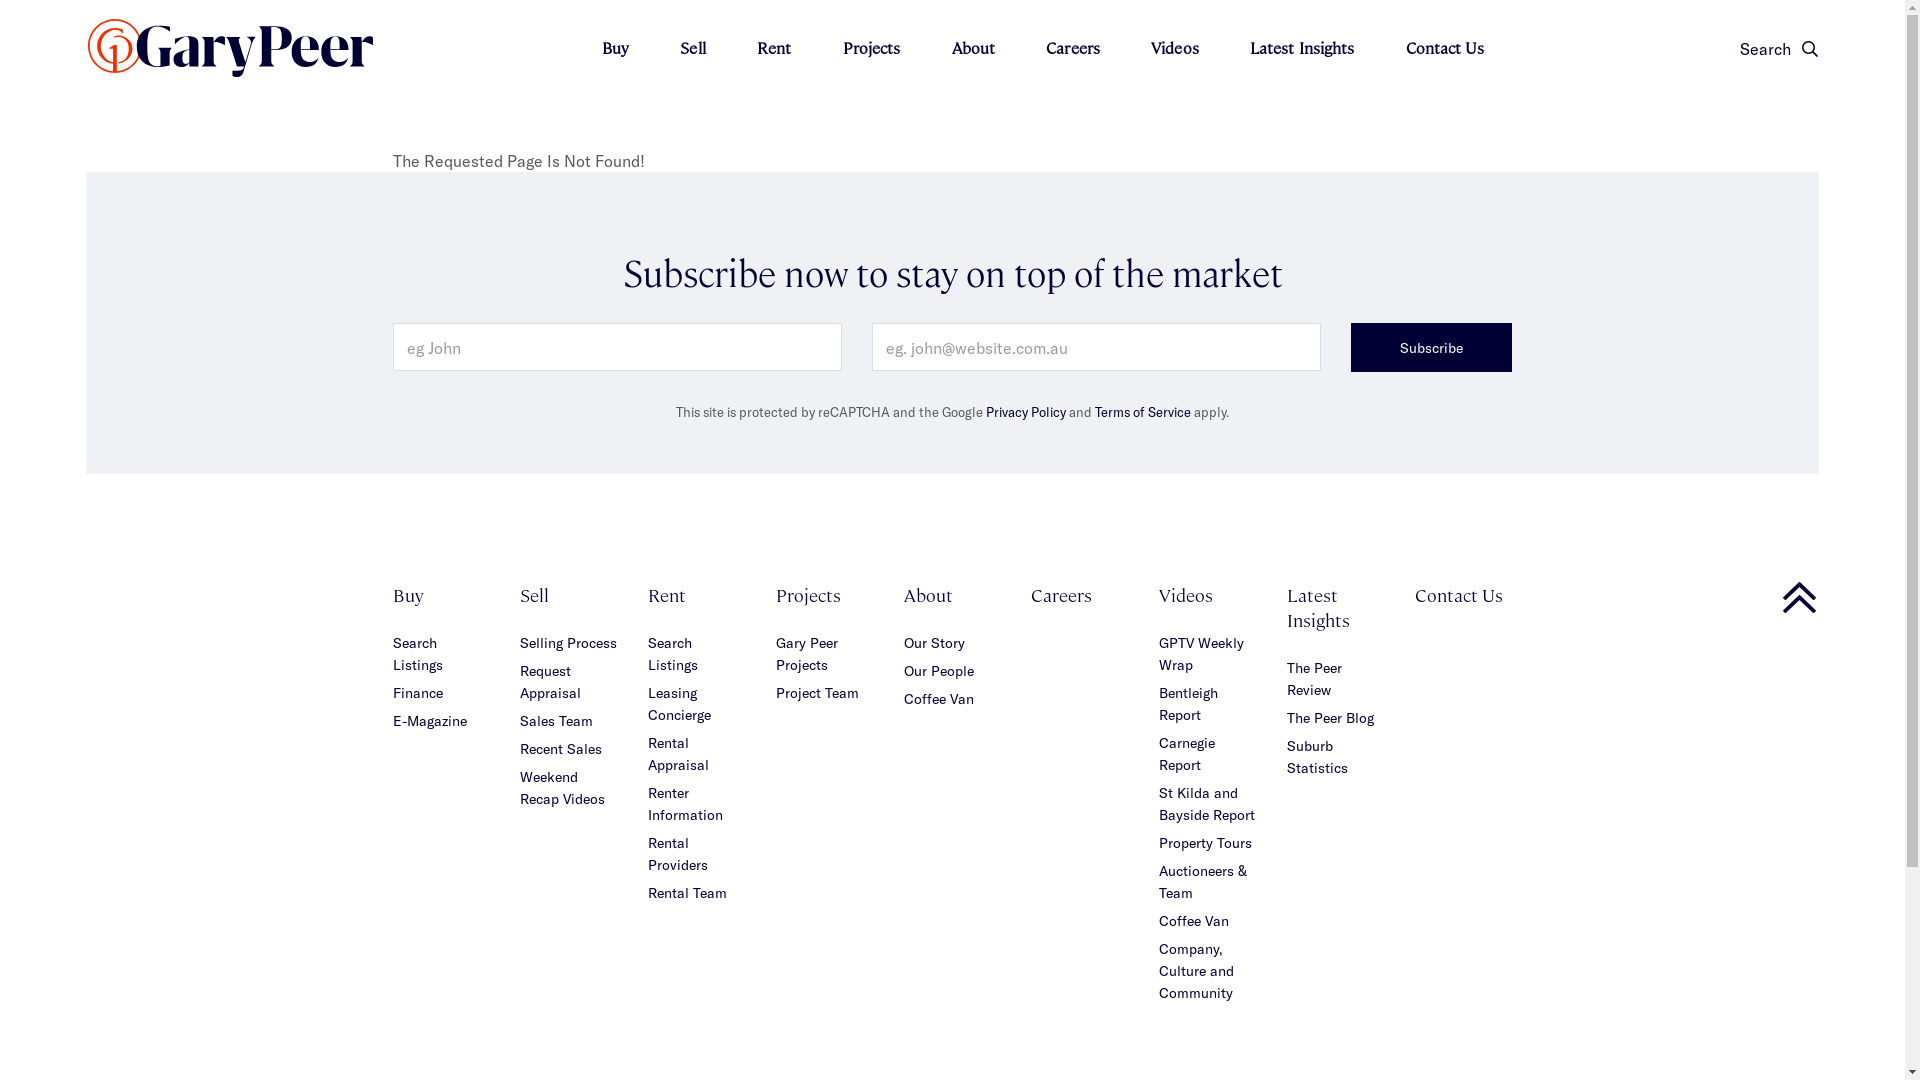  Describe the element at coordinates (679, 702) in the screenshot. I see `'Leasing Concierge'` at that location.